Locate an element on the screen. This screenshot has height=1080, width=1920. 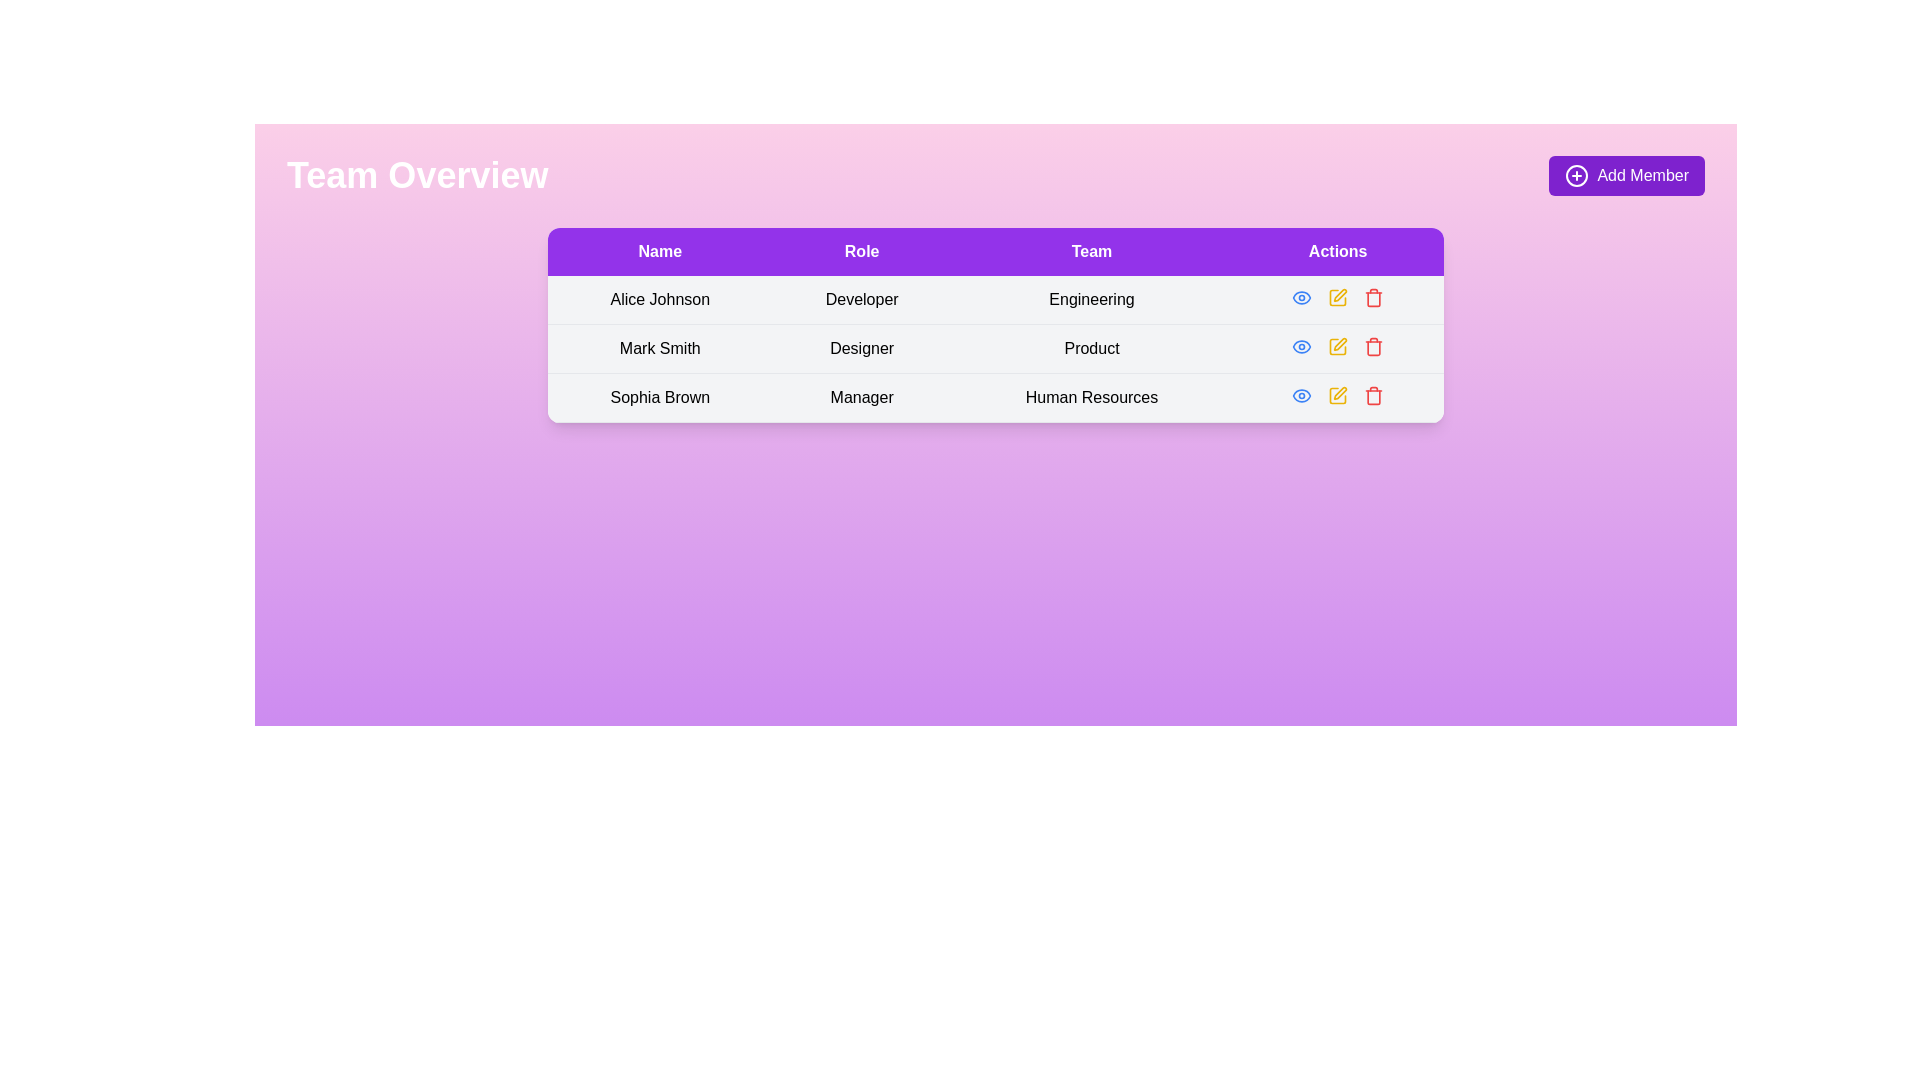
the Edit action button icon located in the Actions section of the row corresponding to 'Sophia Brown' to initiate editing is located at coordinates (1338, 396).